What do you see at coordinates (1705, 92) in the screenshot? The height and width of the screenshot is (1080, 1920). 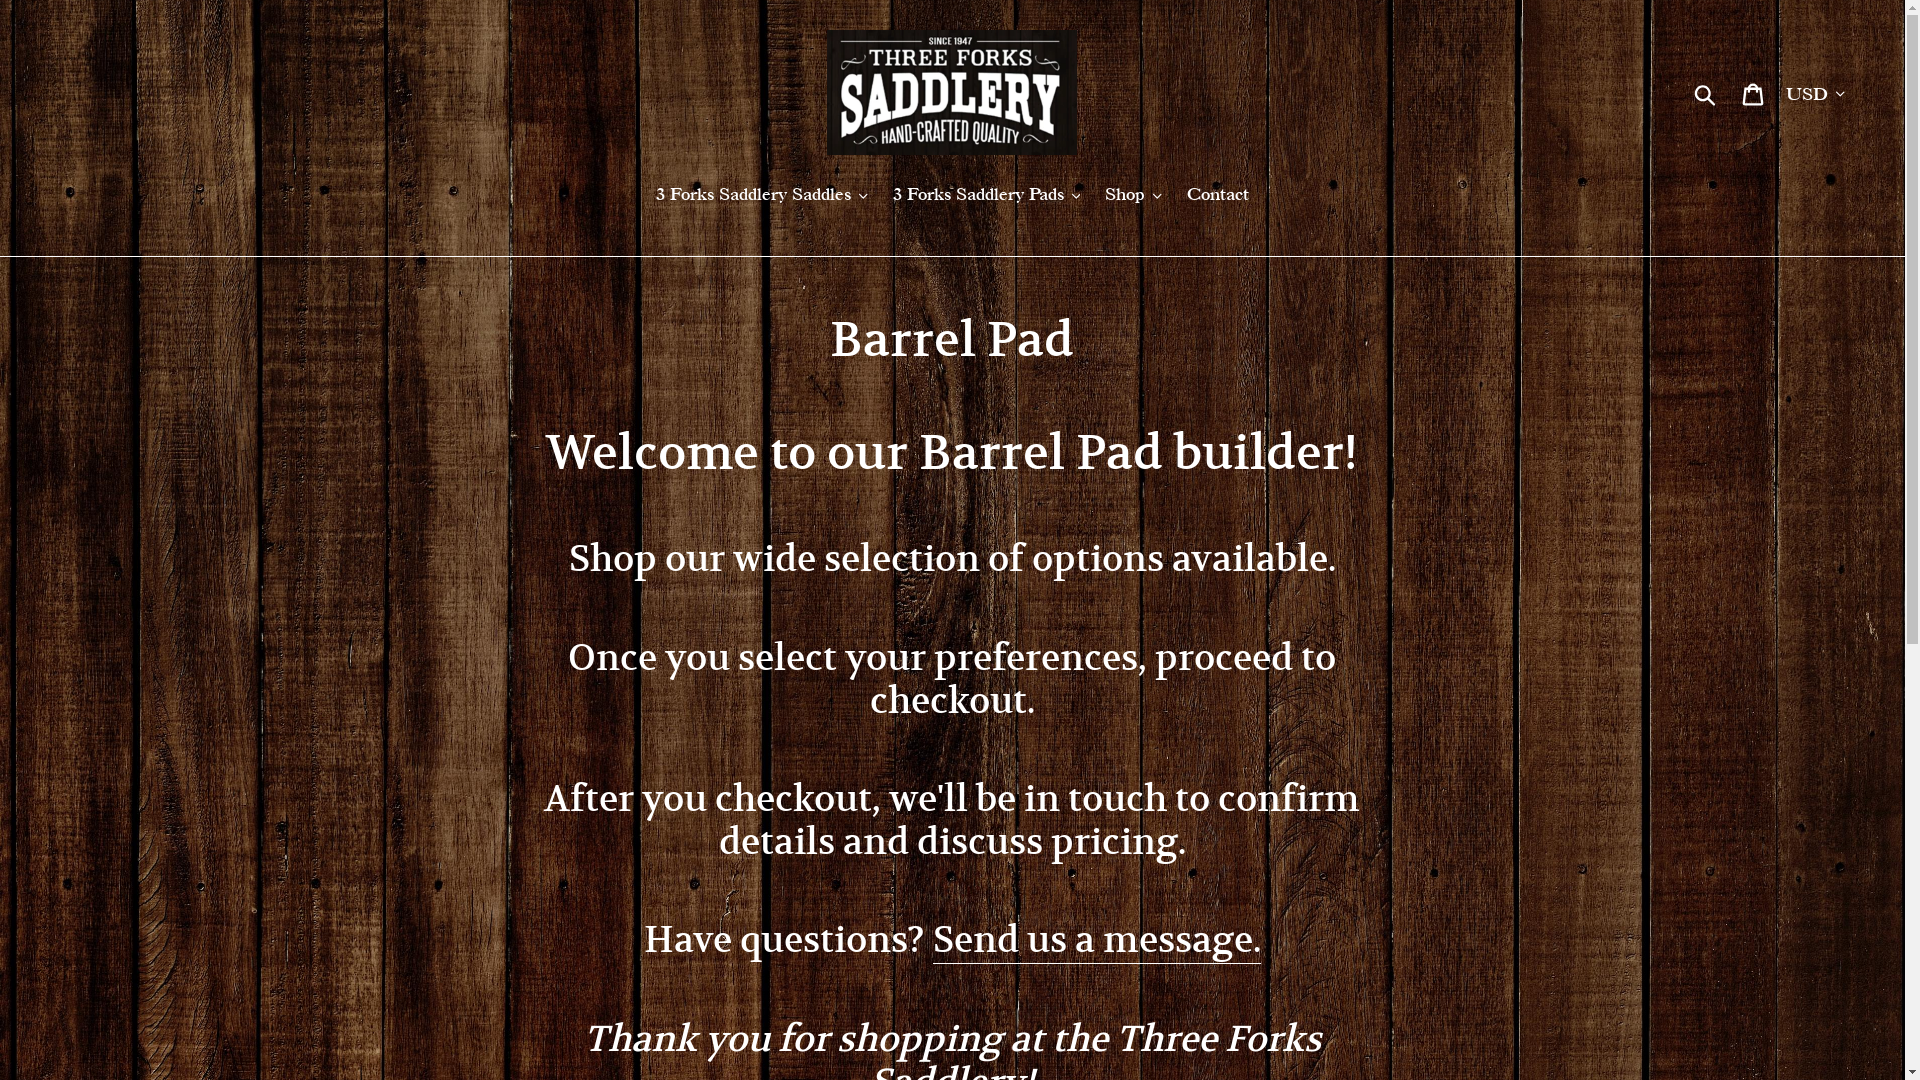 I see `'Submit'` at bounding box center [1705, 92].